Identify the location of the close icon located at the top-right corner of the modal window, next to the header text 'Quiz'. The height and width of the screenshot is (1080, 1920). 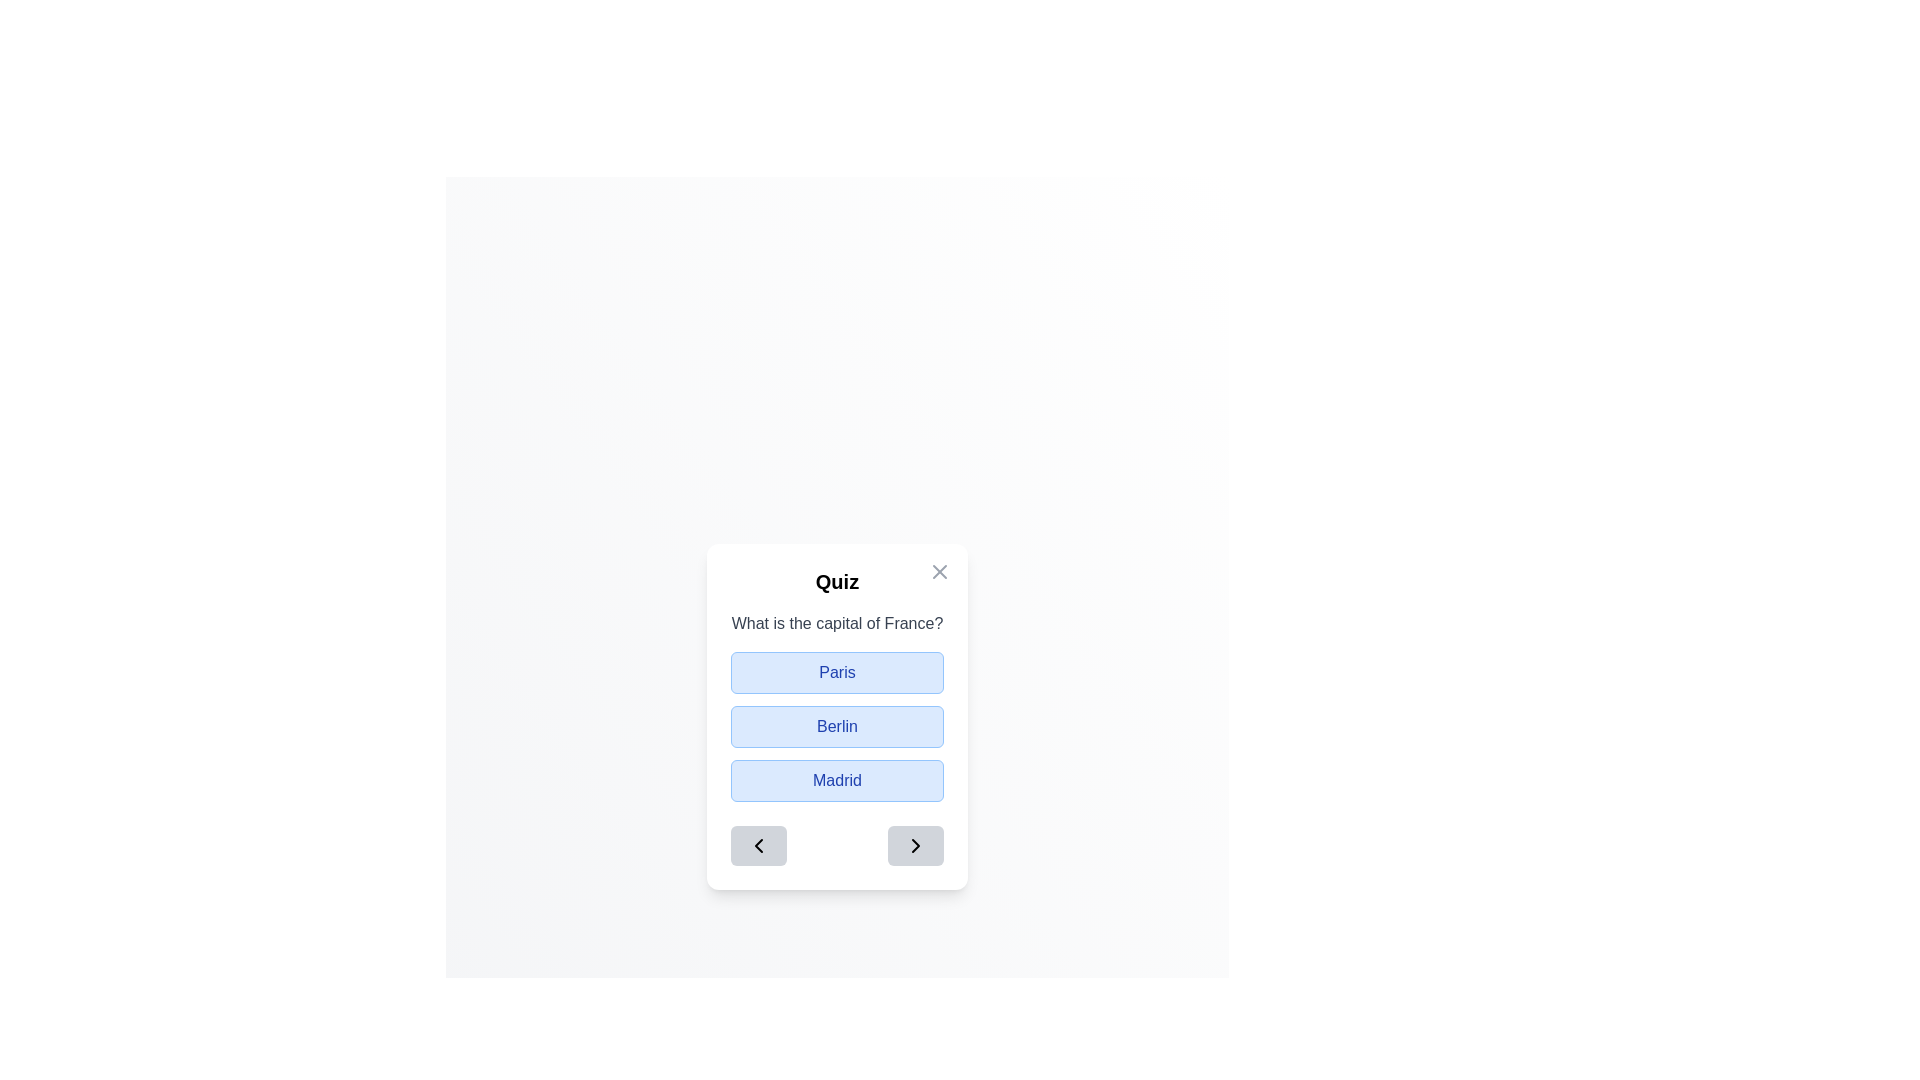
(939, 571).